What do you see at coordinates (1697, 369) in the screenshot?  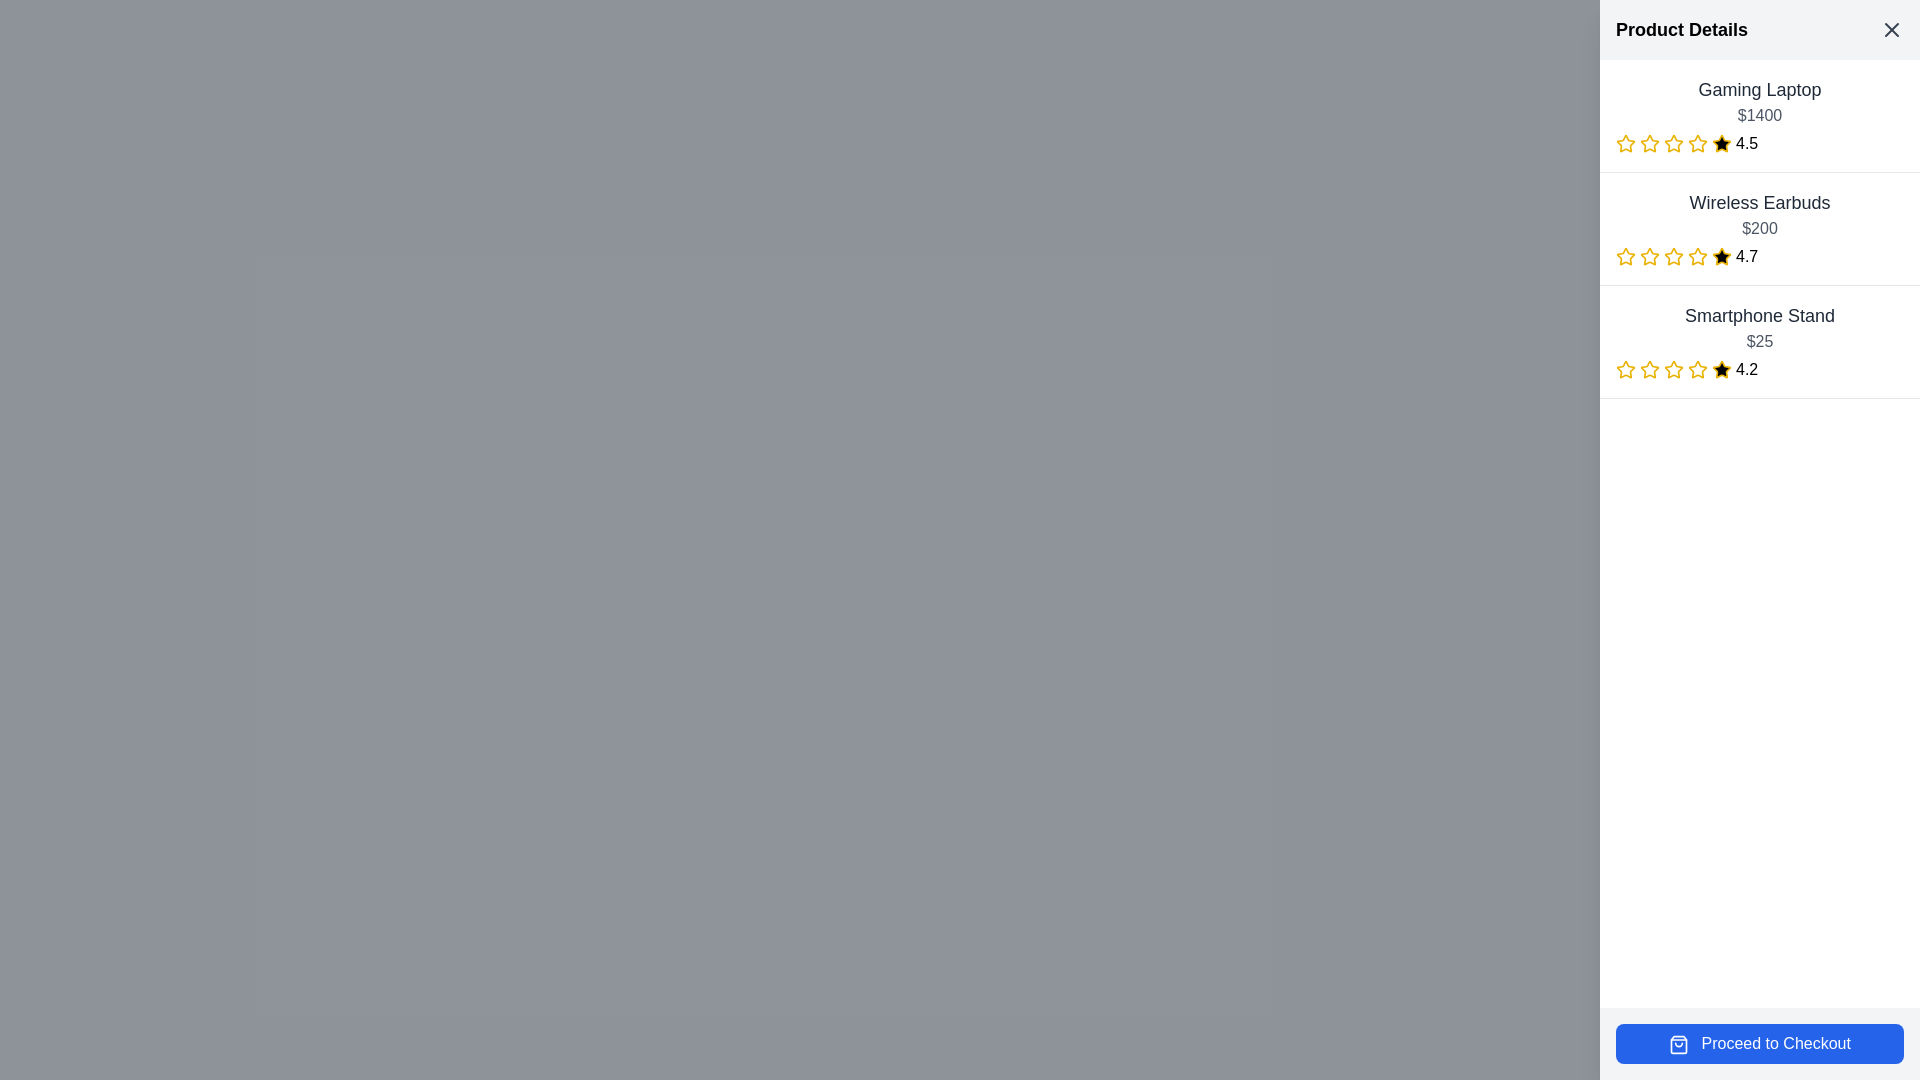 I see `the filled gold star icon representing the fourth star in the rating system for 'Smartphone Stand'` at bounding box center [1697, 369].